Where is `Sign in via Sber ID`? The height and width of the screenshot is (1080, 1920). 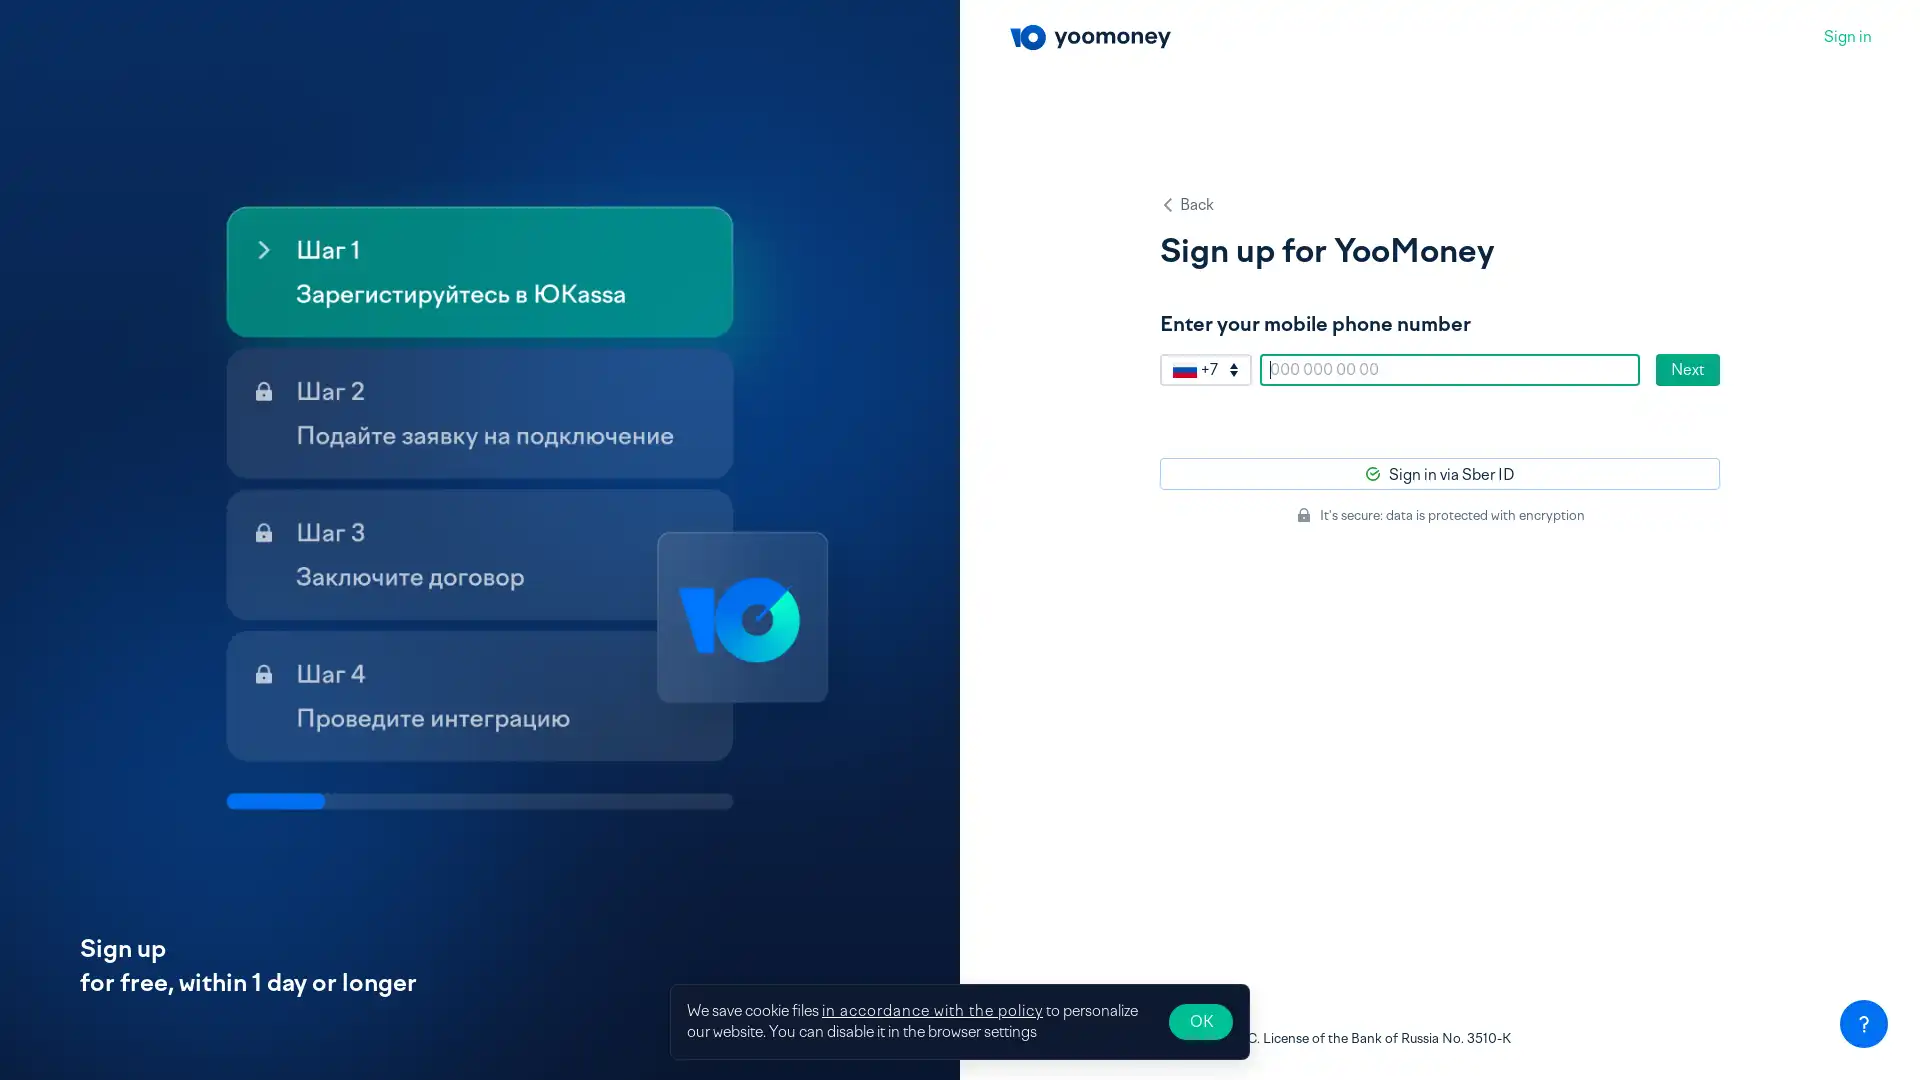 Sign in via Sber ID is located at coordinates (1440, 474).